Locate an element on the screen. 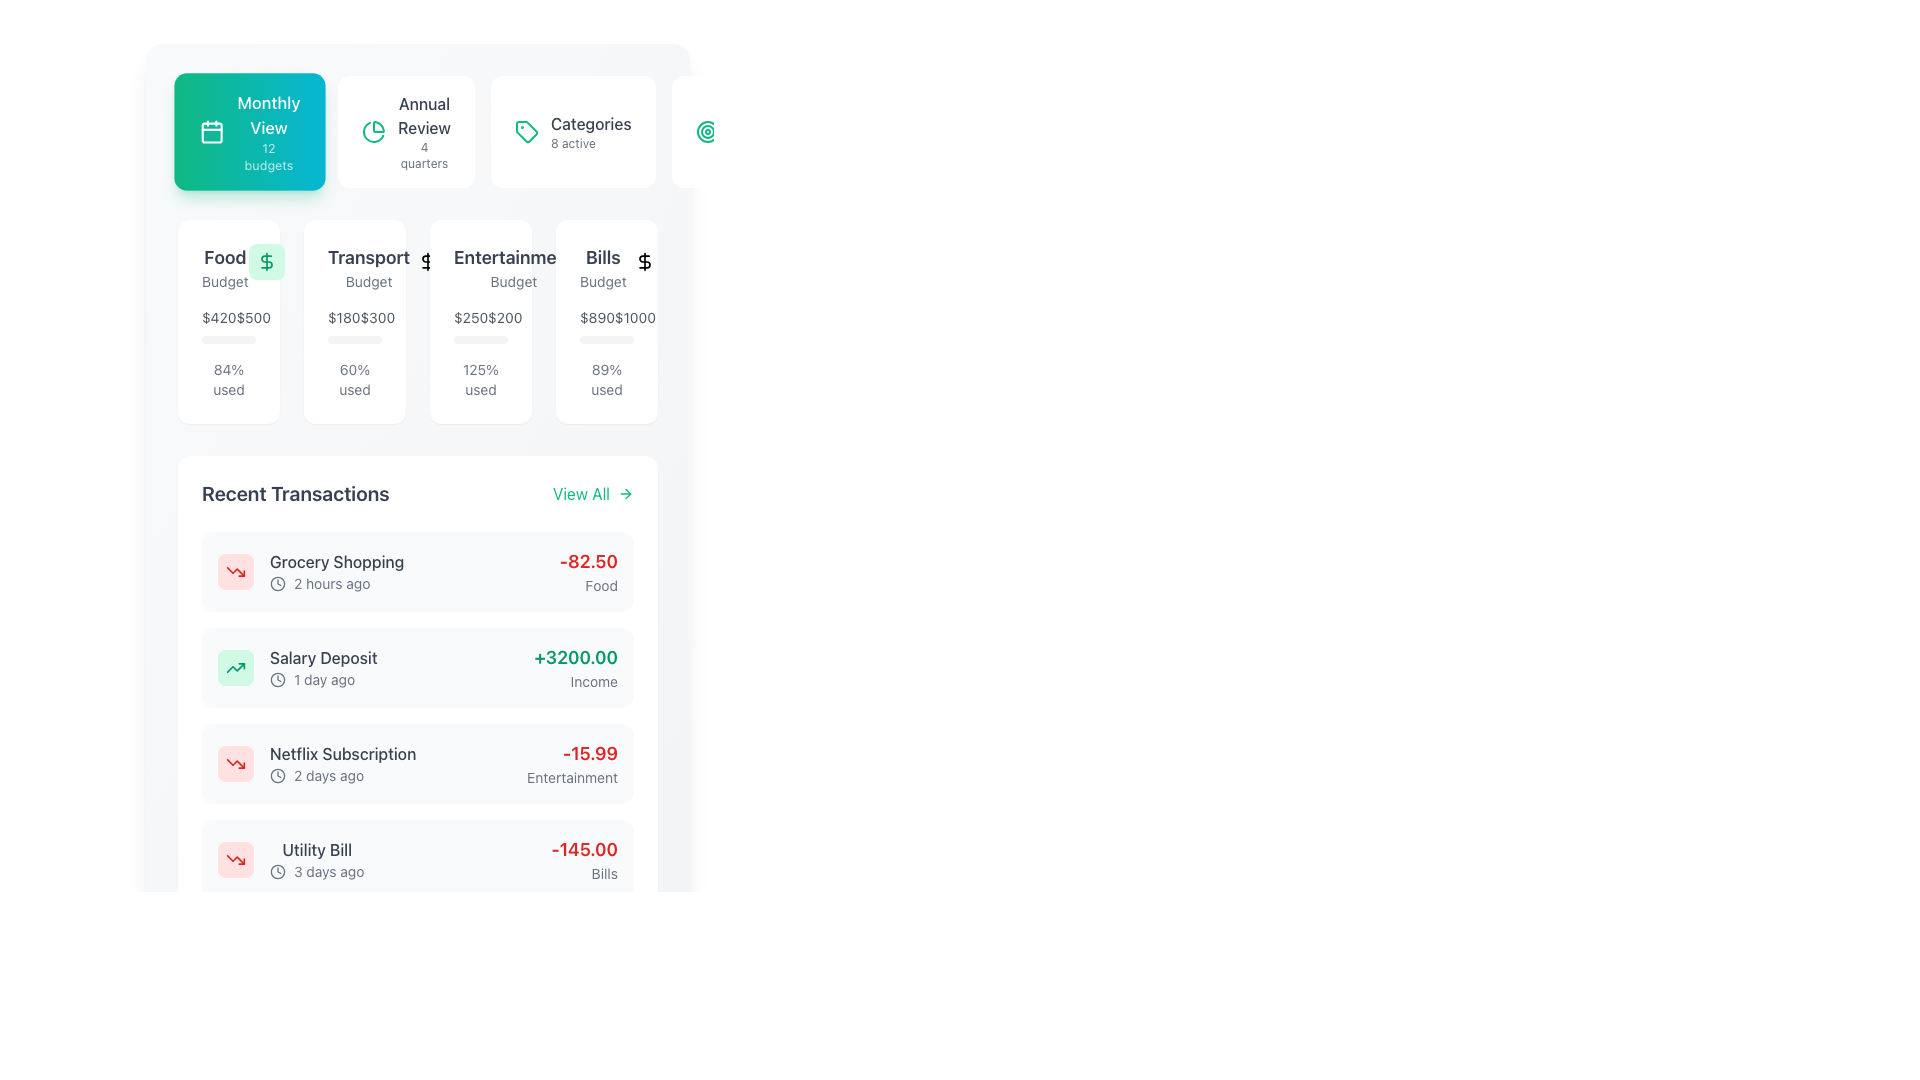 The height and width of the screenshot is (1080, 1920). text label displaying 'Food' located below the red-highlighted monetary value '-82.50' in the 'Recent Transactions' section is located at coordinates (587, 585).